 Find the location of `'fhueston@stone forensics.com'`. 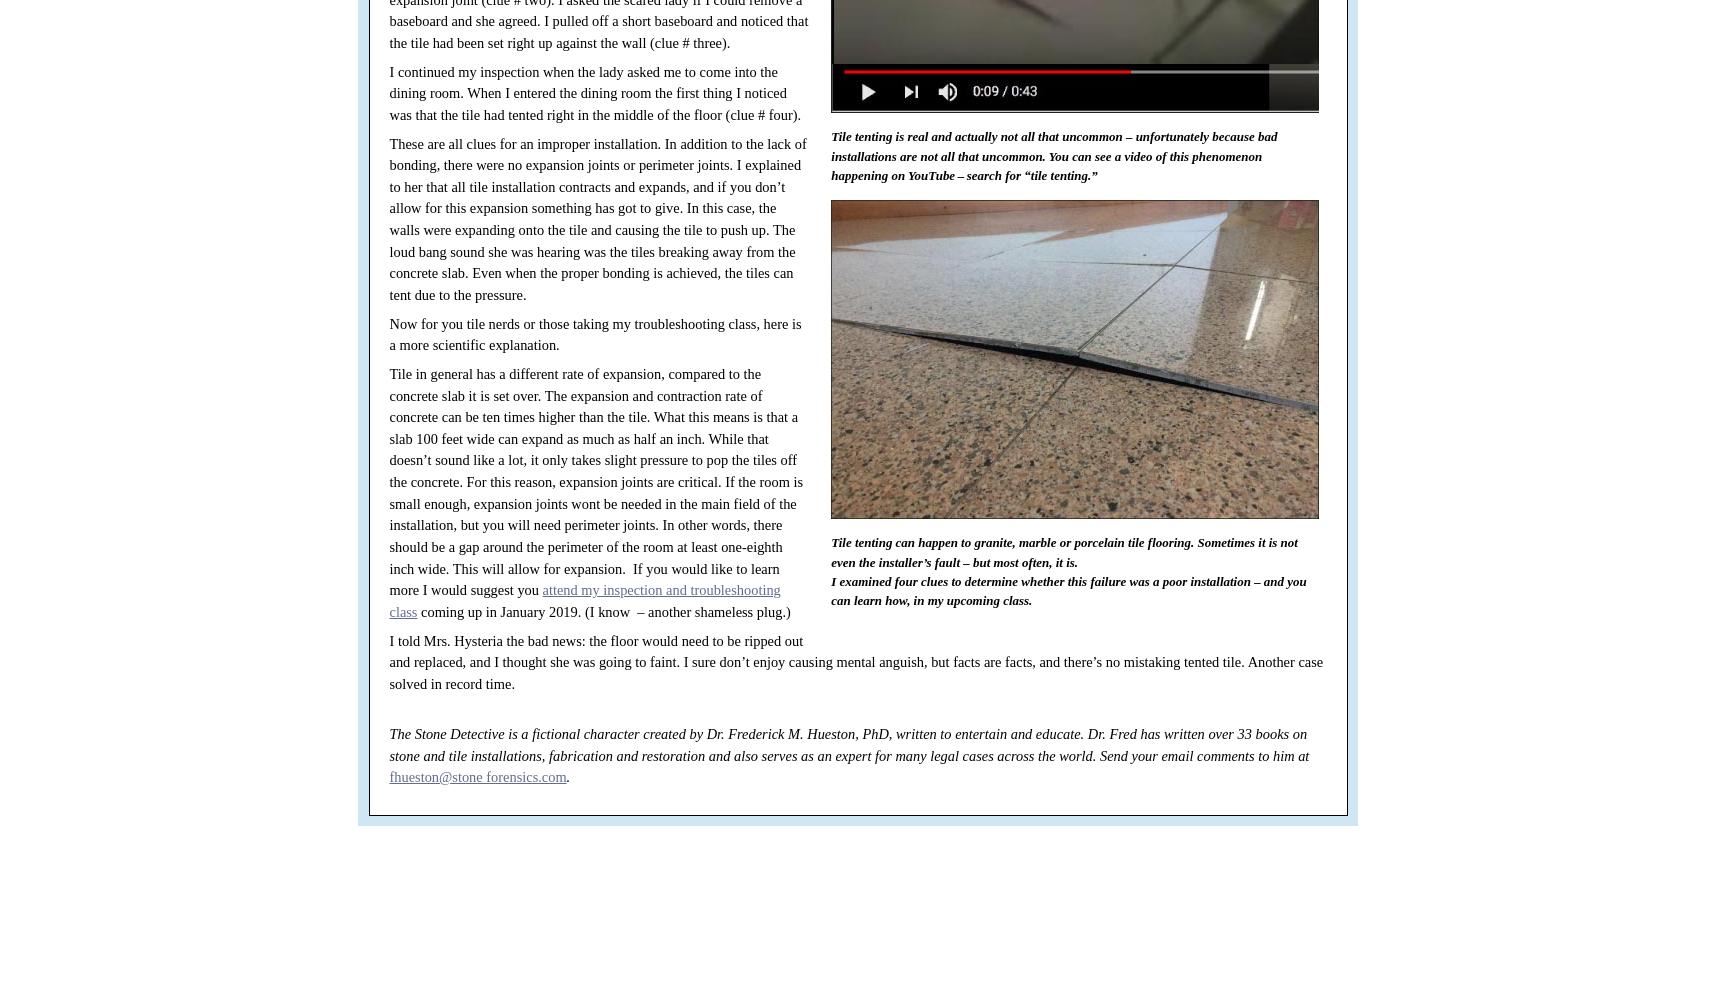

'fhueston@stone forensics.com' is located at coordinates (389, 777).